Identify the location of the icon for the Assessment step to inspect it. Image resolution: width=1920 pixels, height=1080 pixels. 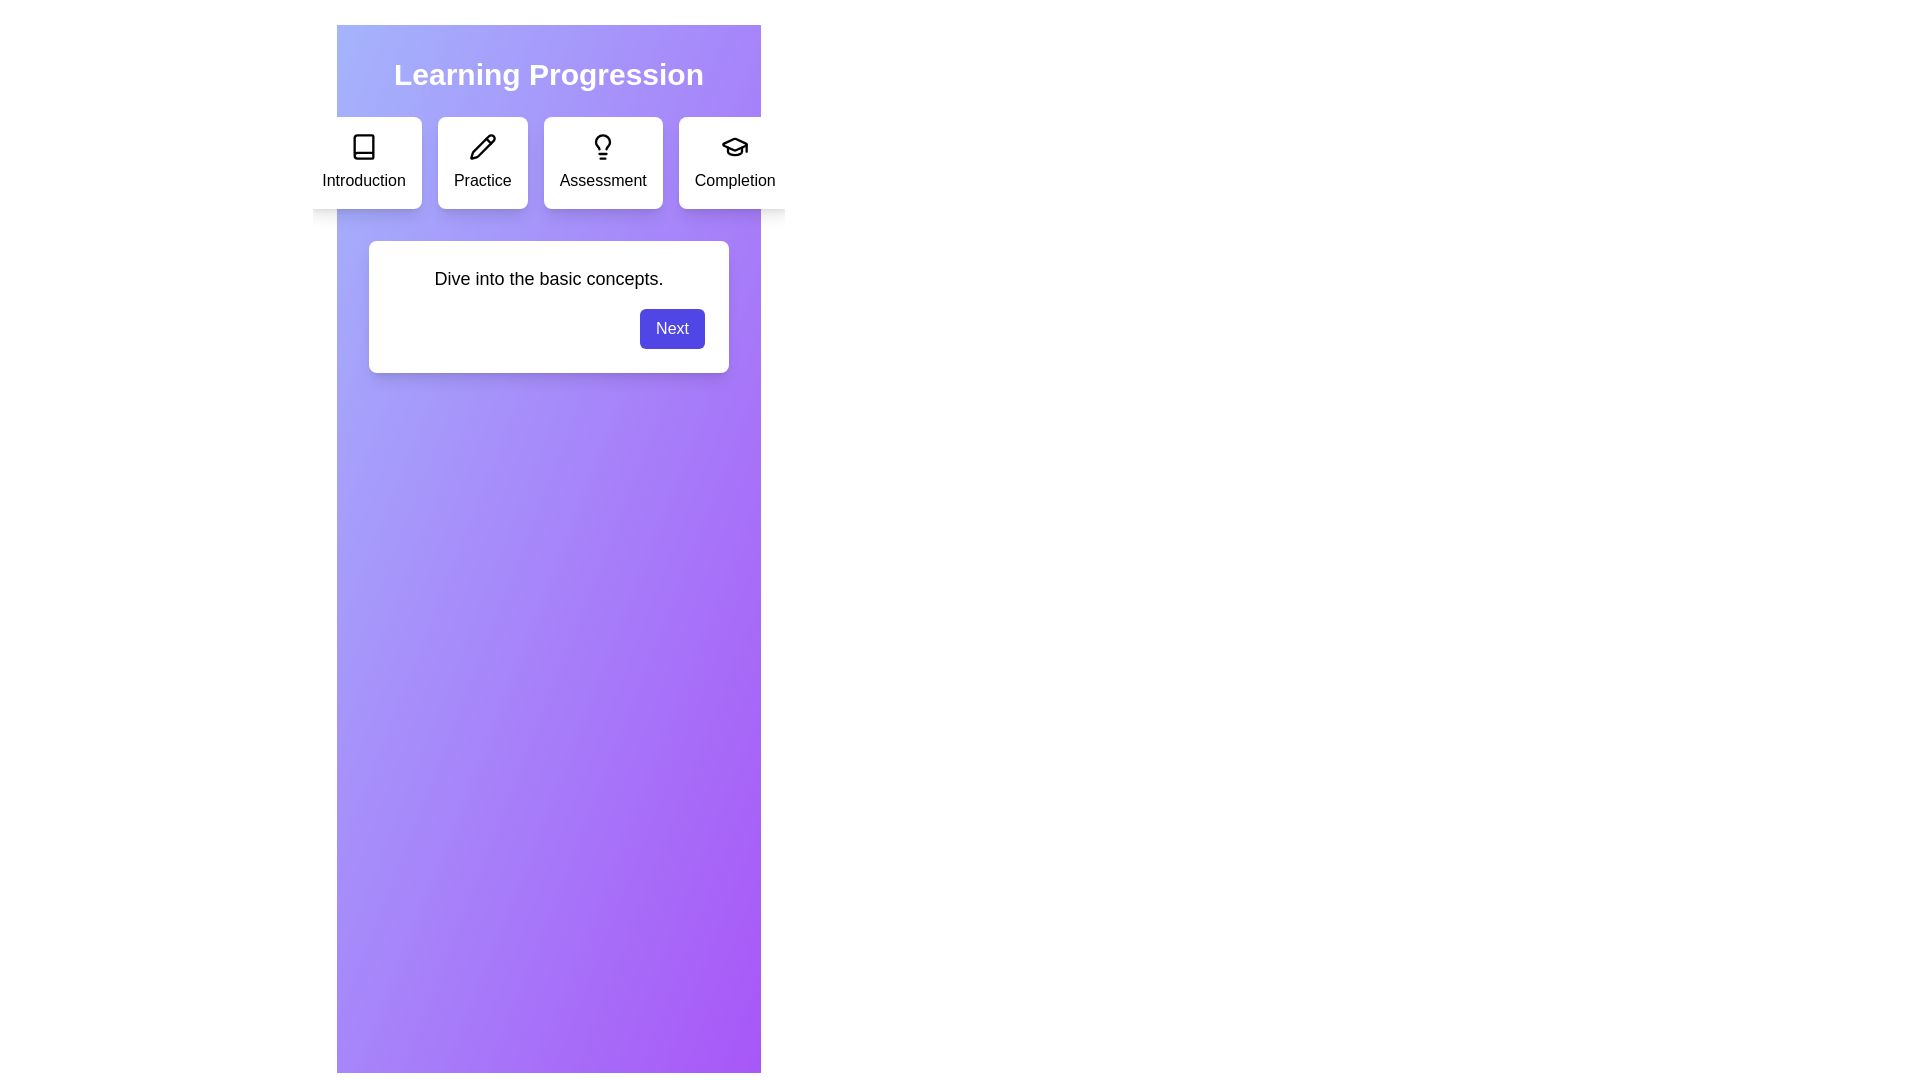
(602, 145).